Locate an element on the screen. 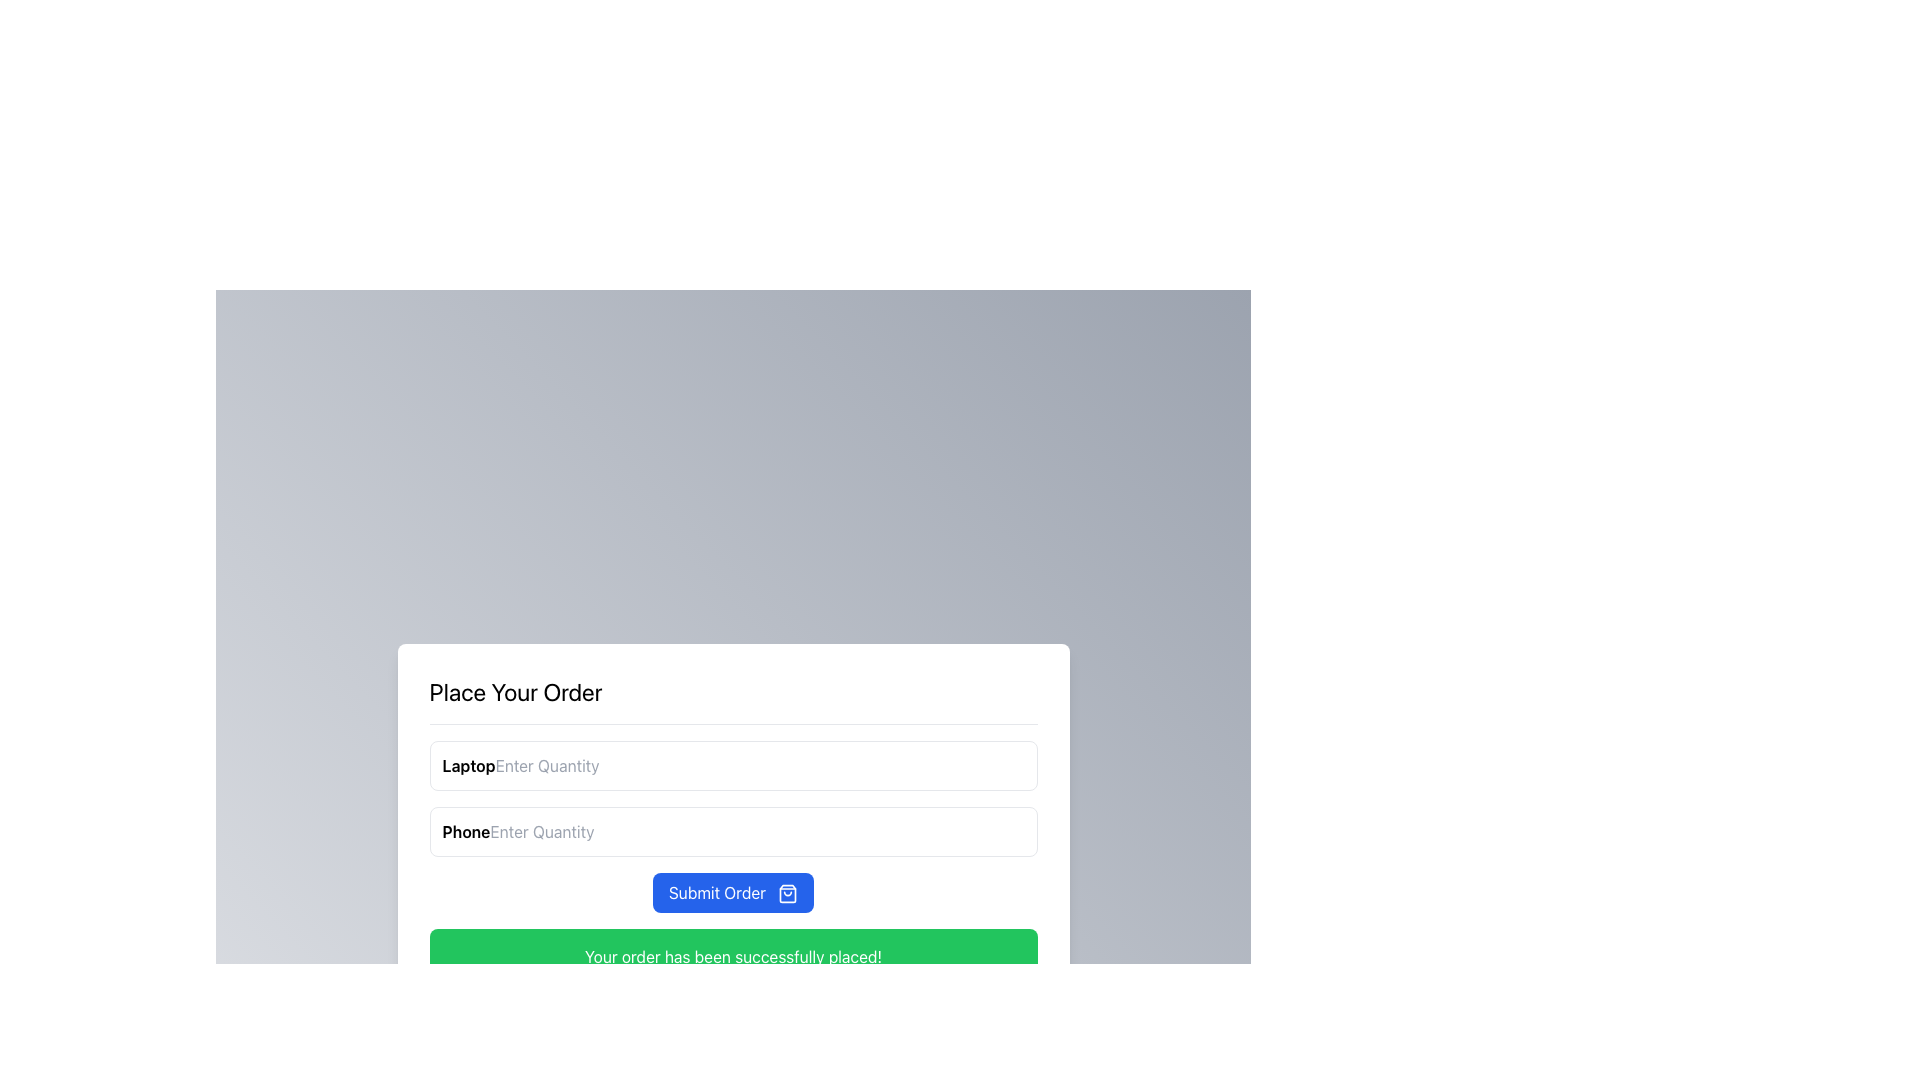 The width and height of the screenshot is (1920, 1080). notification message from the rectangular notification banner with a bright green background and white text saying 'Your order has been successfully placed!', positioned below the 'Submit Order' button is located at coordinates (732, 955).